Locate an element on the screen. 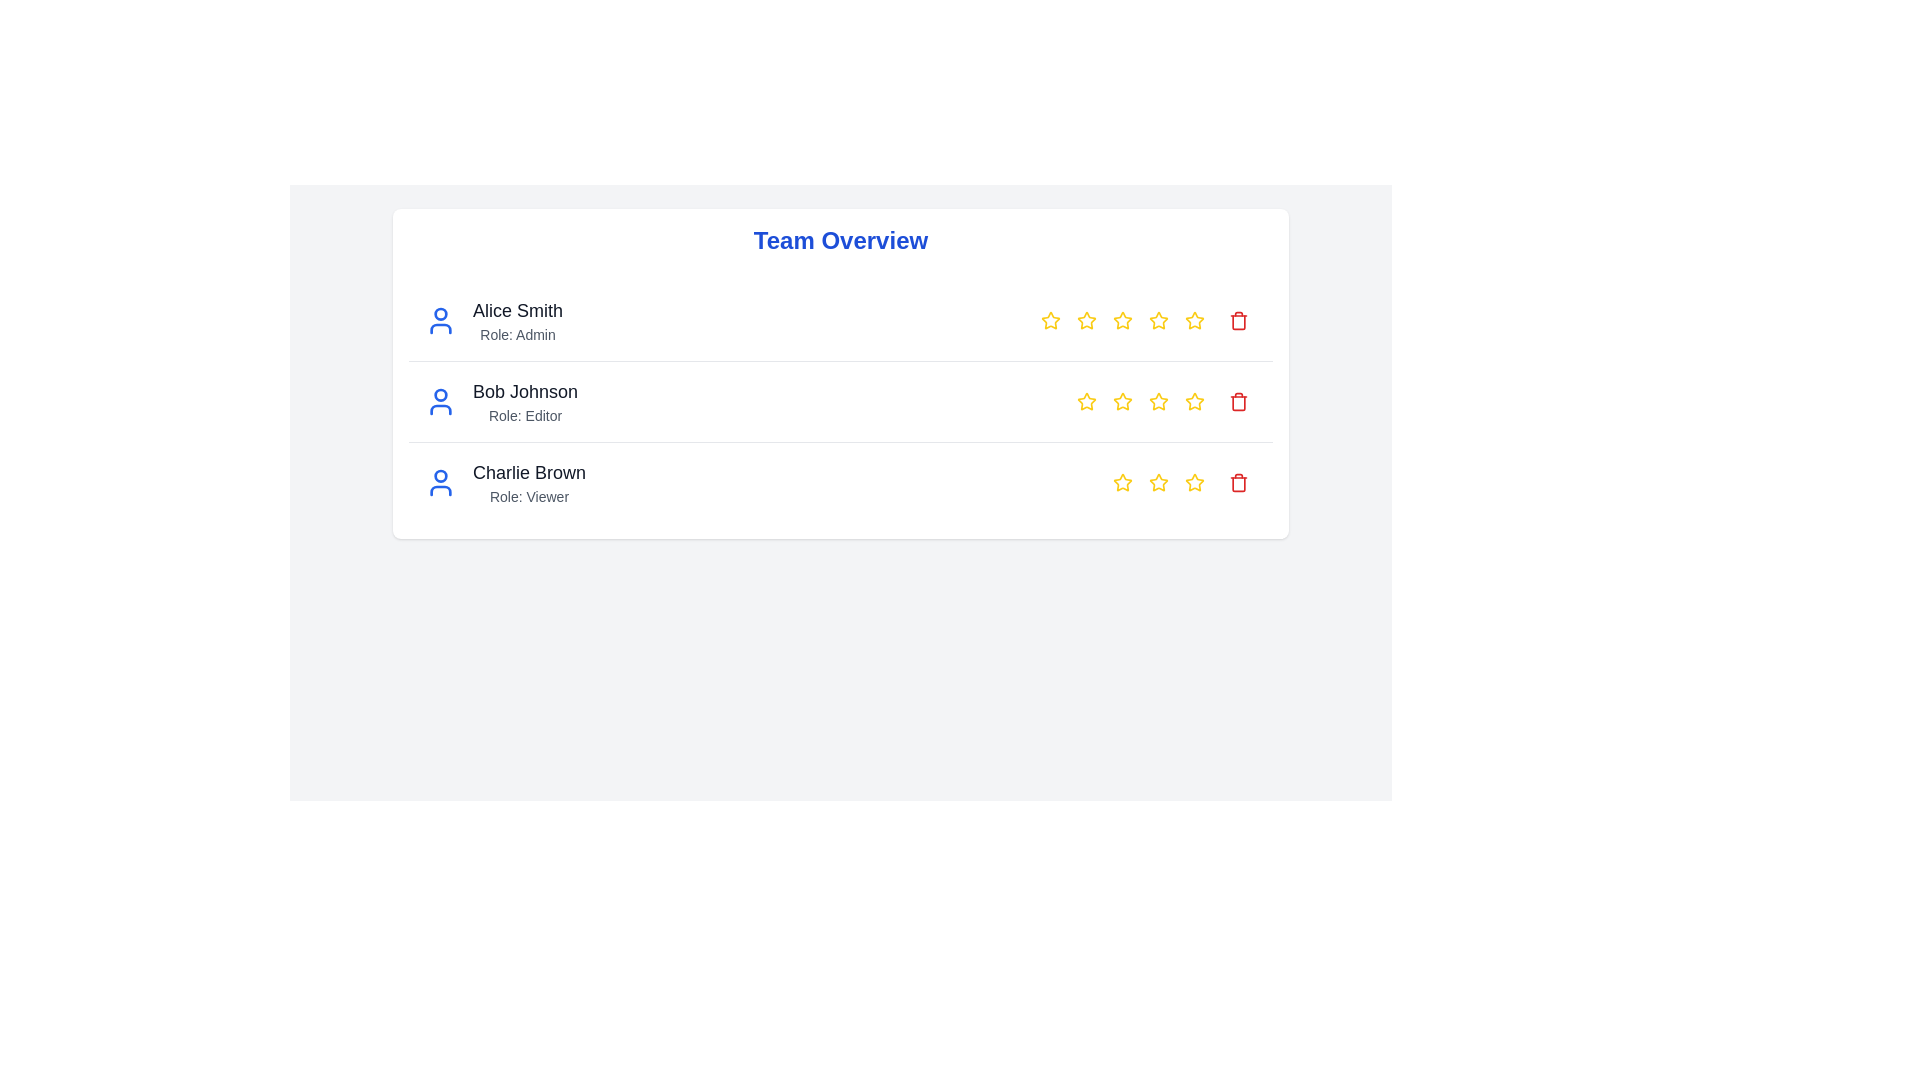 Image resolution: width=1920 pixels, height=1080 pixels. the third star in the rating group associated with 'Charlie Brown' to rate is located at coordinates (1157, 482).